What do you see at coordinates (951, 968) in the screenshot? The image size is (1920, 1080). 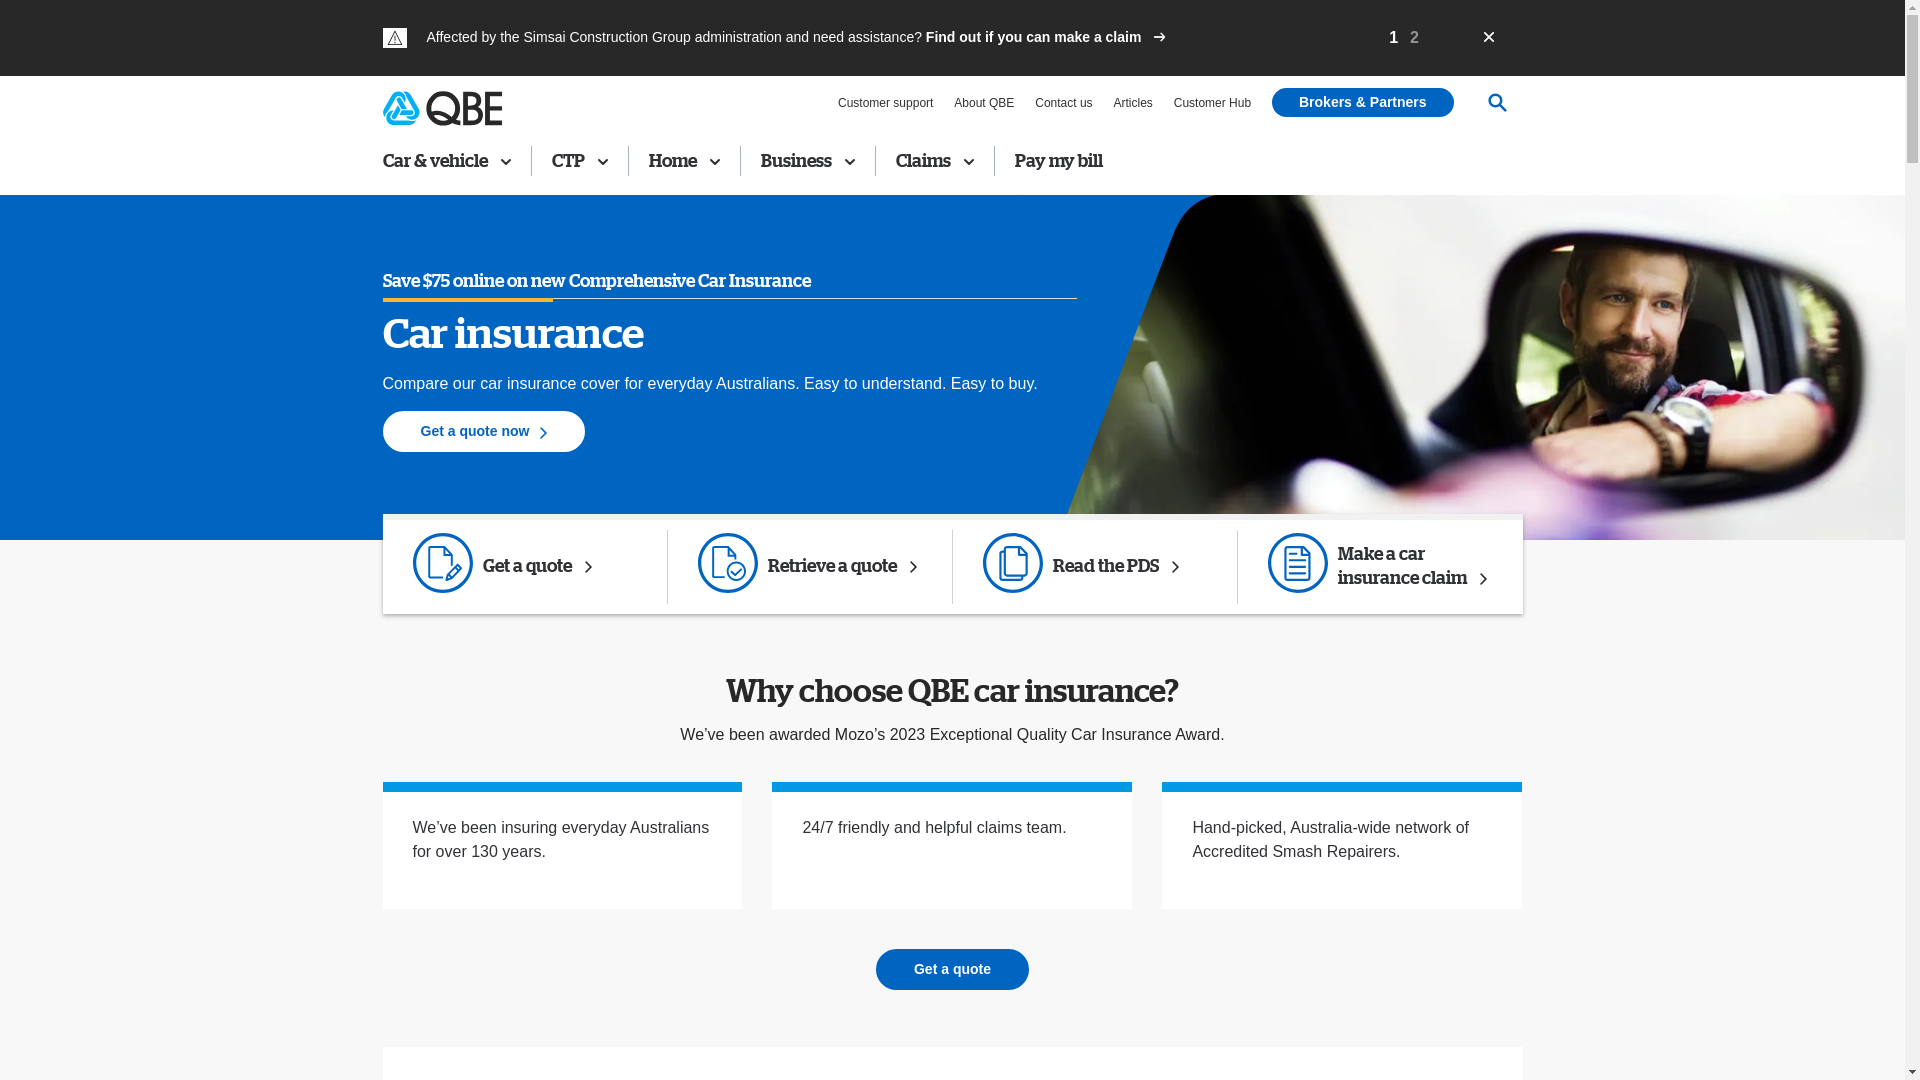 I see `'Get a quote'` at bounding box center [951, 968].